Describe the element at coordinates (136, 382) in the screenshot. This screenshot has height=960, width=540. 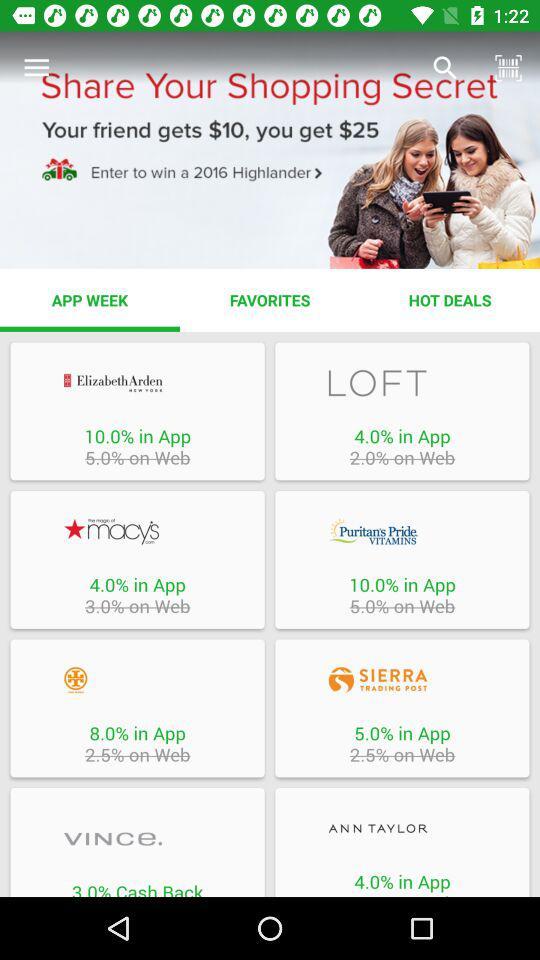
I see `choose offer` at that location.